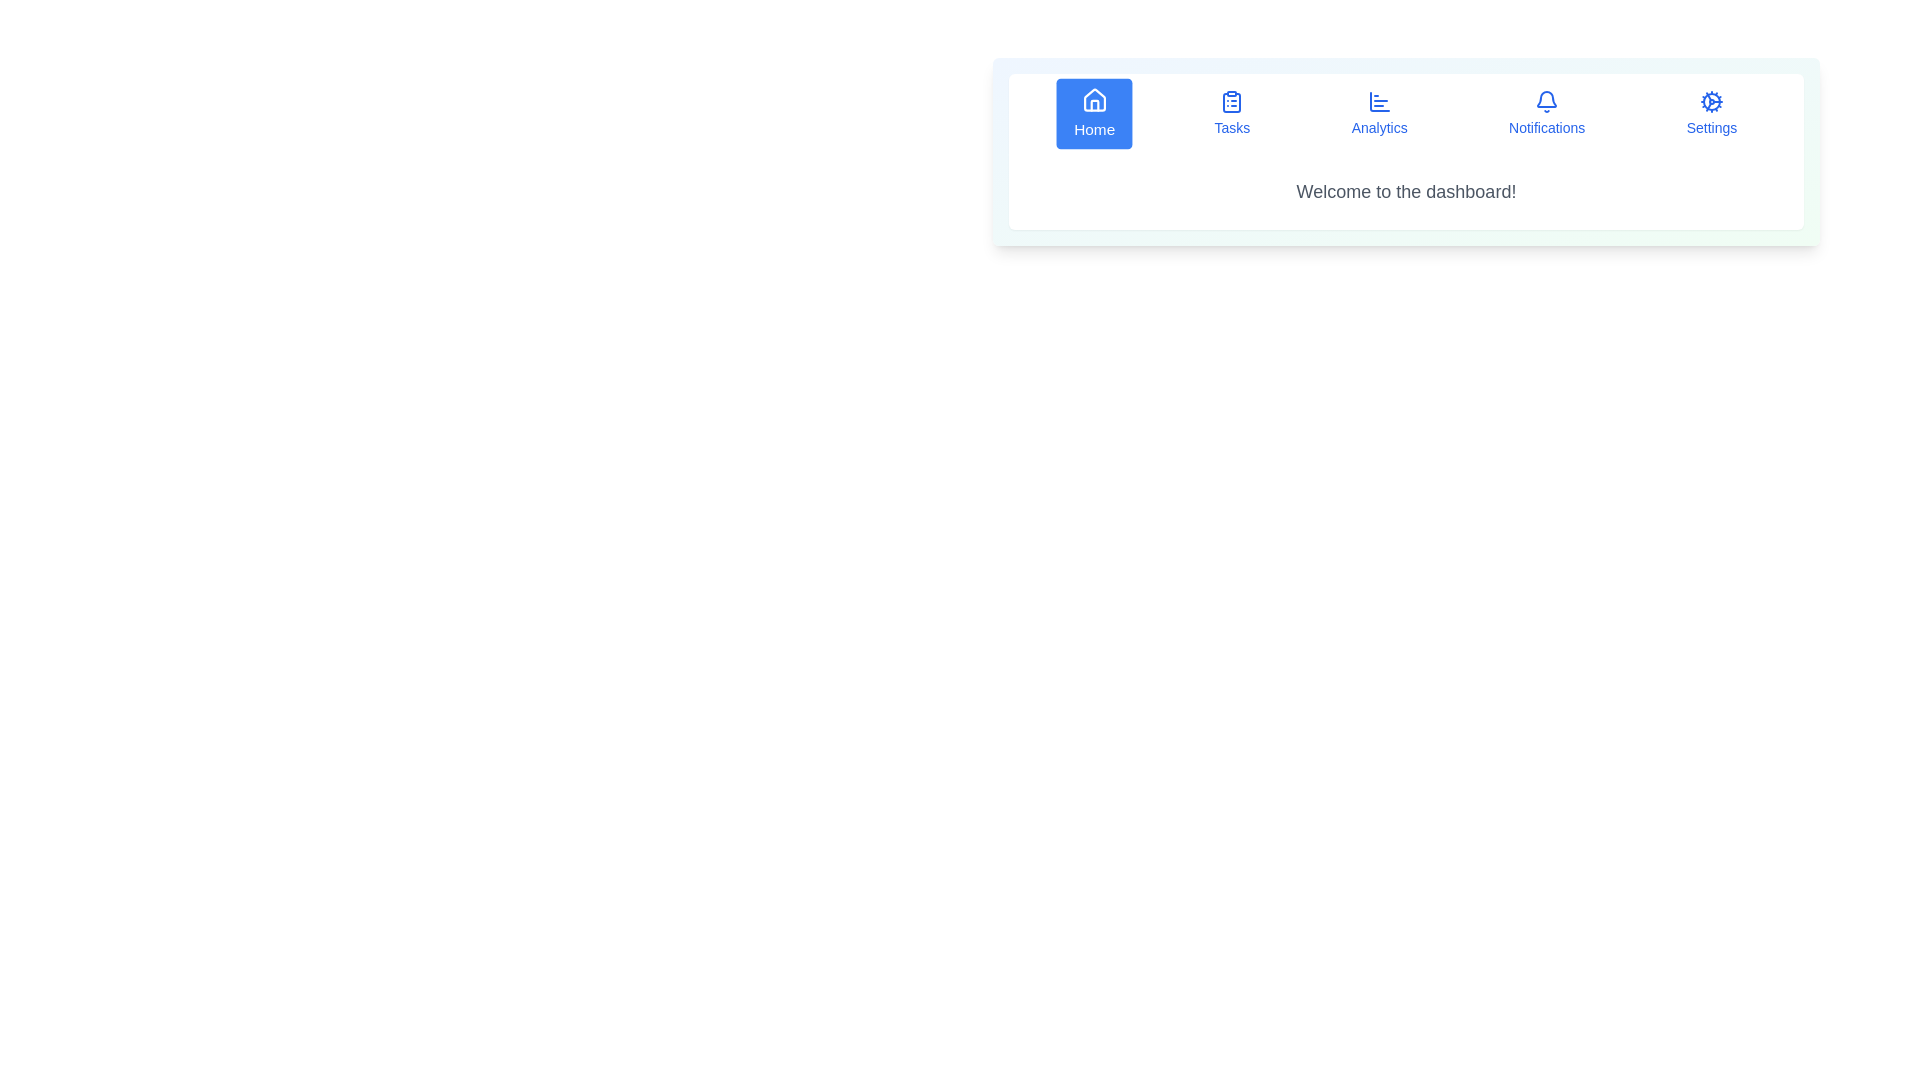 The height and width of the screenshot is (1080, 1920). I want to click on the Settings button, so click(1711, 114).